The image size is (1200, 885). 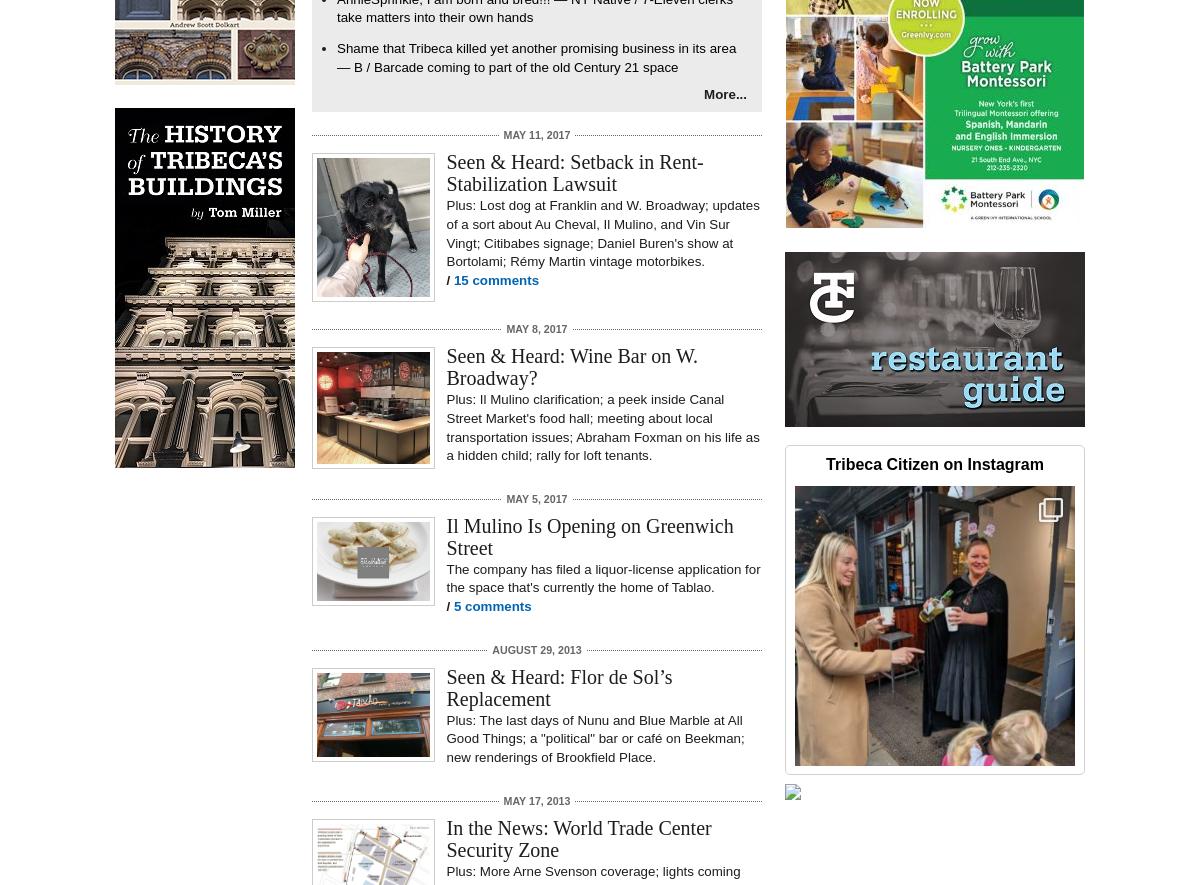 What do you see at coordinates (502, 799) in the screenshot?
I see `'May 17, 2013'` at bounding box center [502, 799].